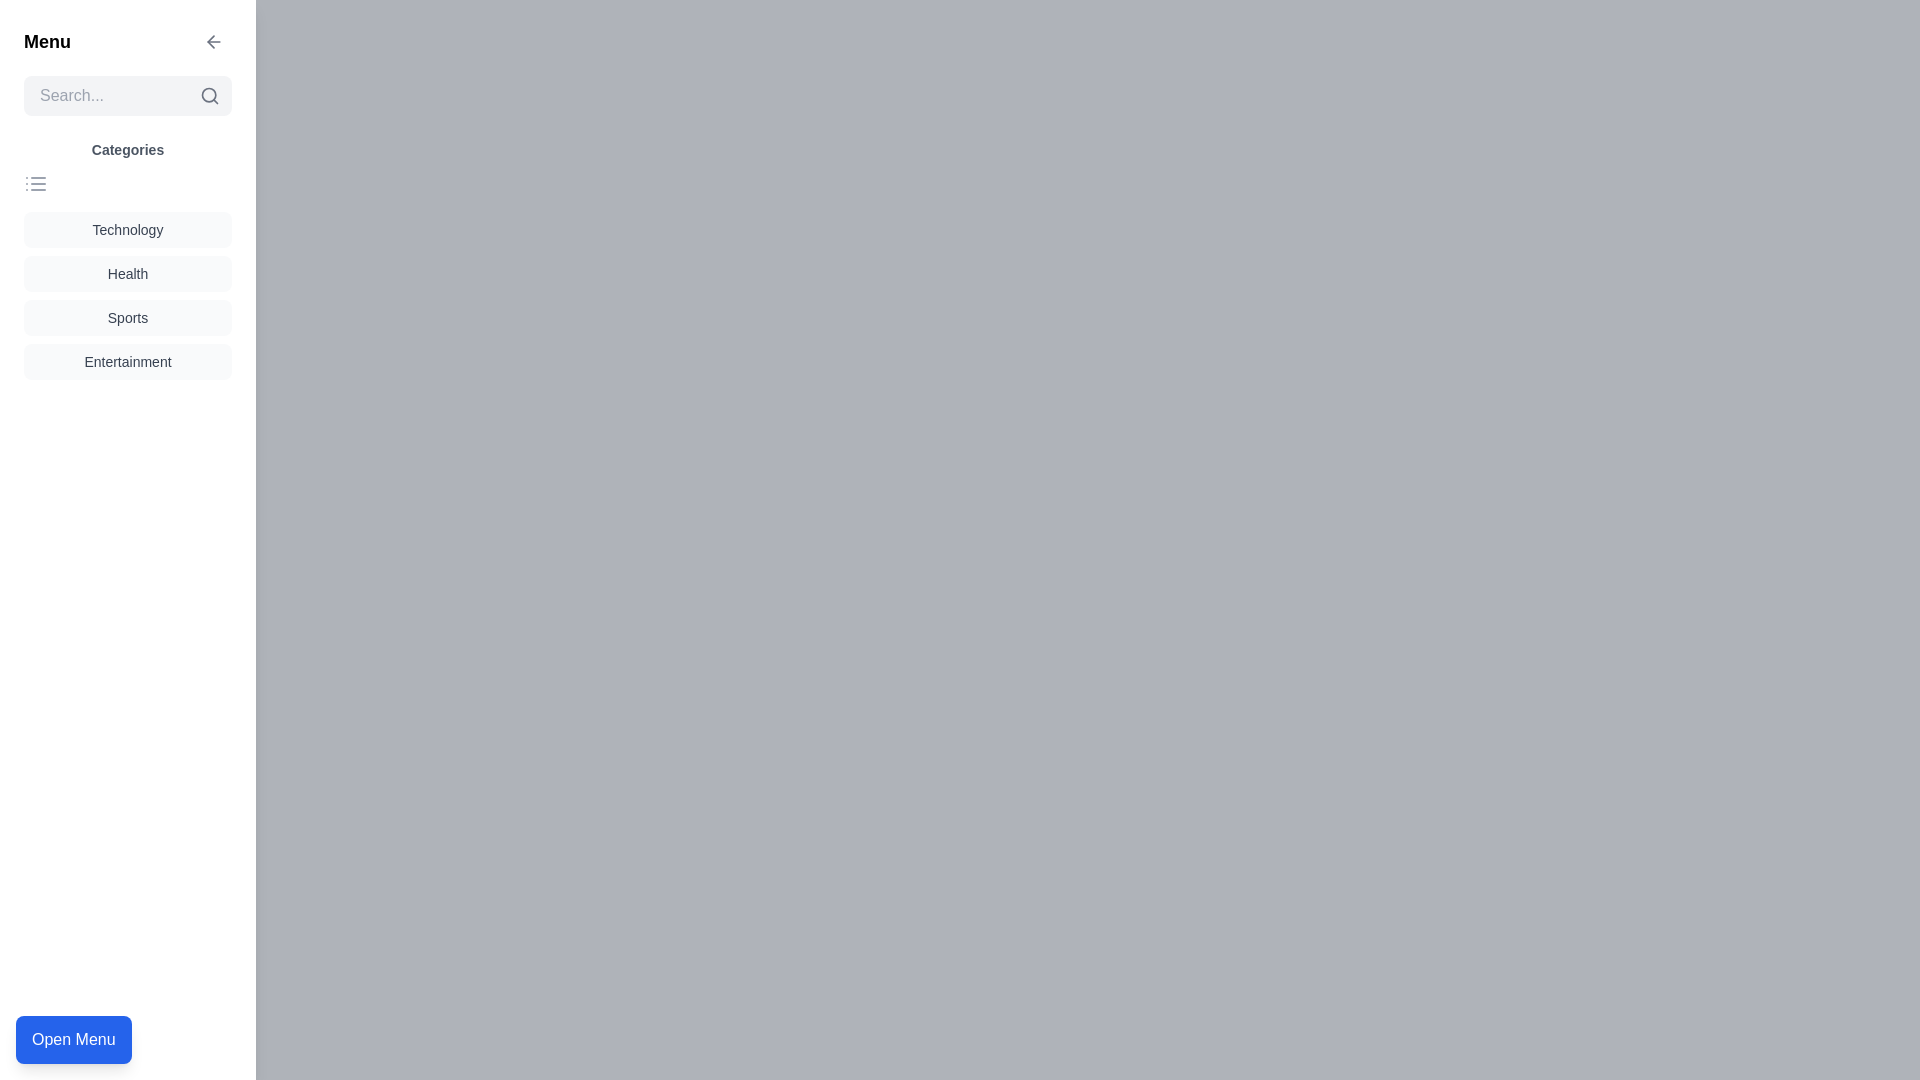 This screenshot has width=1920, height=1080. Describe the element at coordinates (127, 229) in the screenshot. I see `the 'Technology' category button in the vertical list under the 'Categories' heading` at that location.